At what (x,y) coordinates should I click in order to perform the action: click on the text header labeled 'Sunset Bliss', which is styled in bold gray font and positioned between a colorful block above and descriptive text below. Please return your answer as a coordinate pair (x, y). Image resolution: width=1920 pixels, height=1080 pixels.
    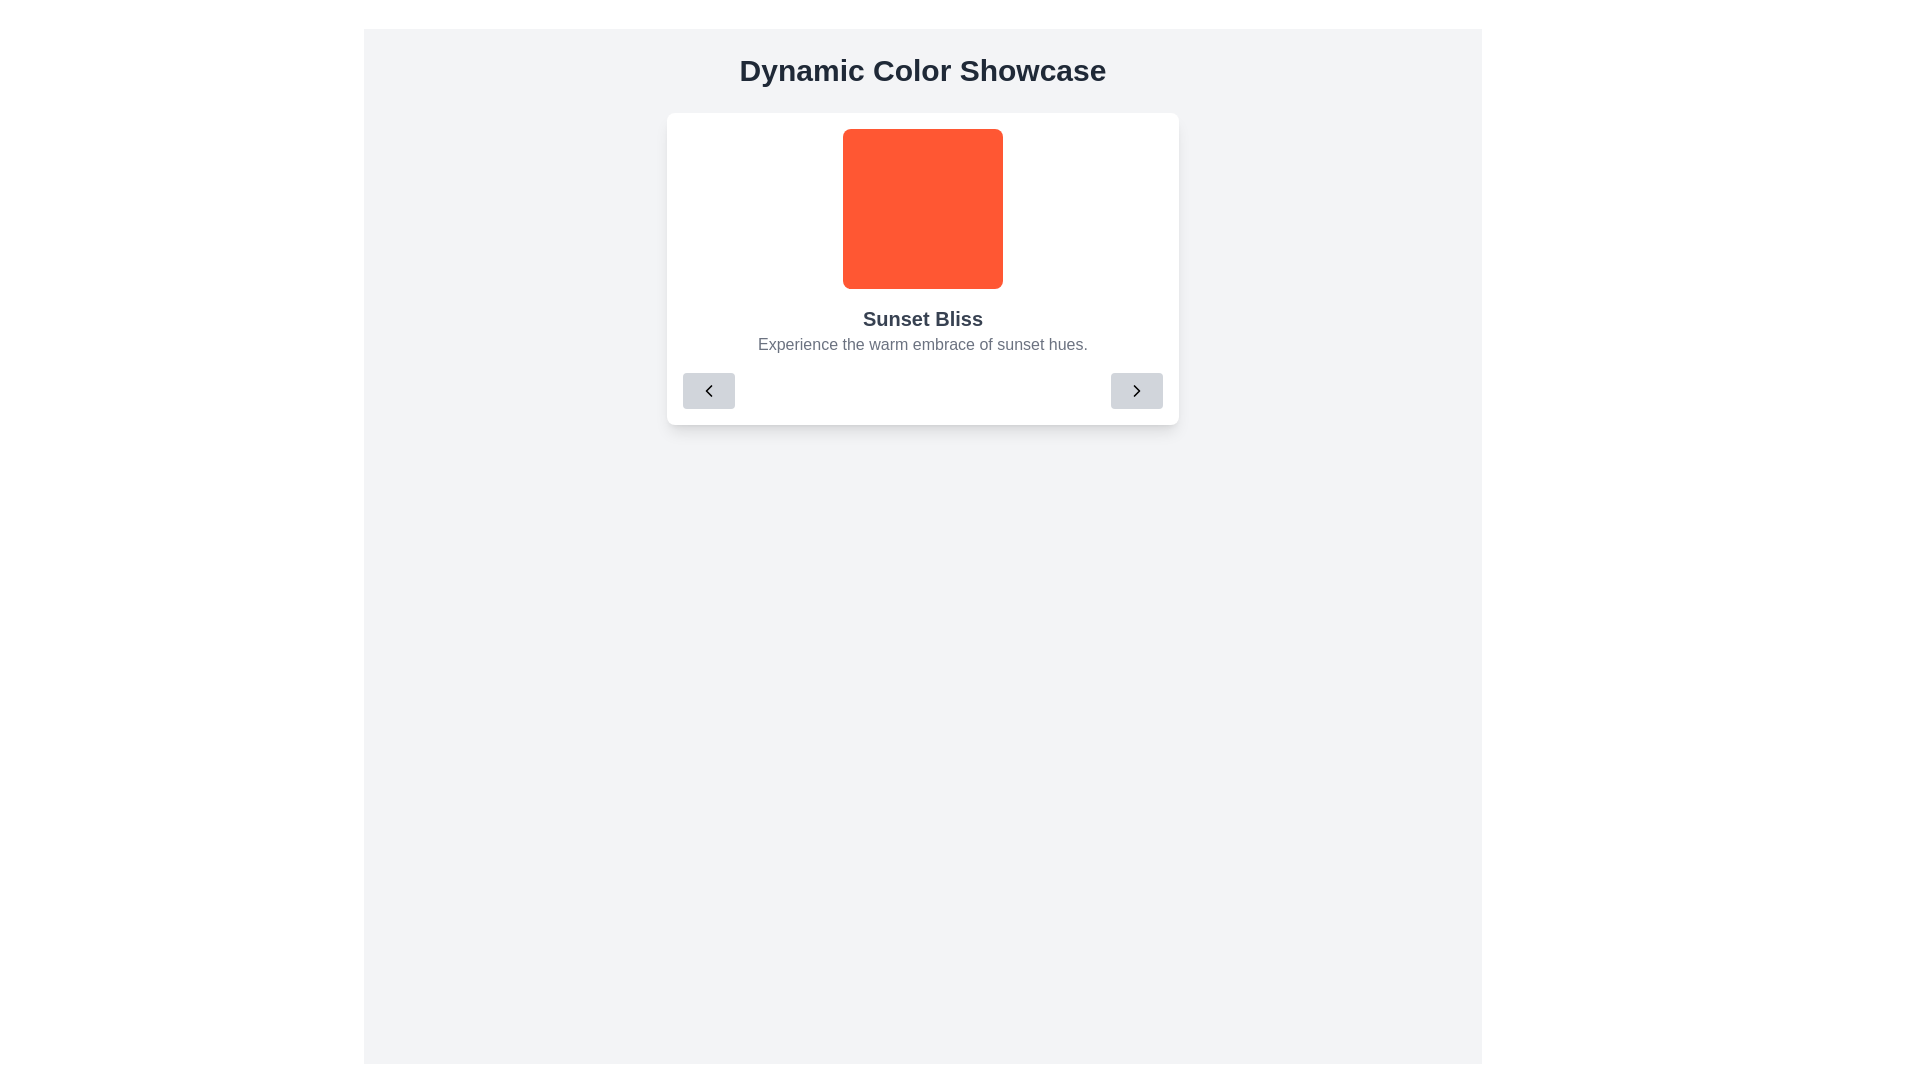
    Looking at the image, I should click on (921, 318).